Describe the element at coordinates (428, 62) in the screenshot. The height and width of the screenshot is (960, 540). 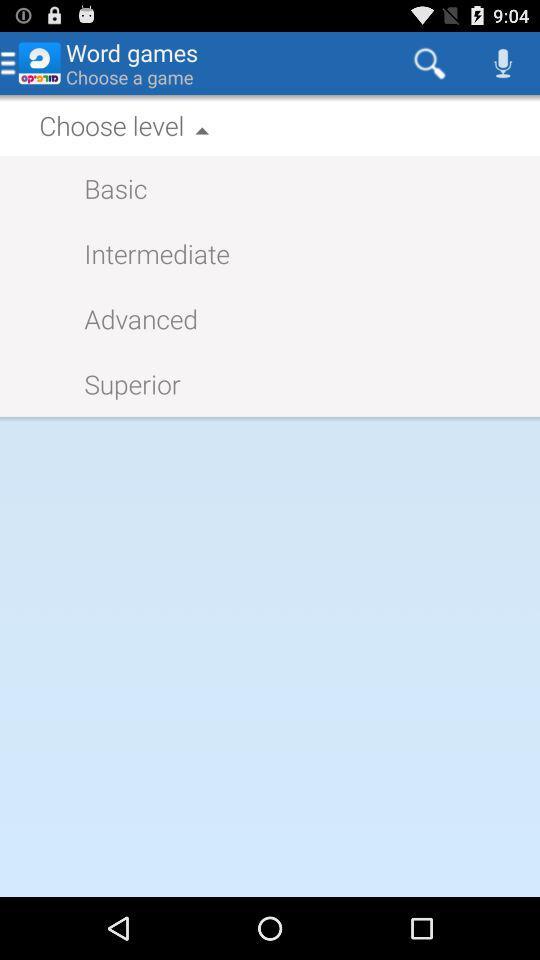
I see `icon next to word games` at that location.